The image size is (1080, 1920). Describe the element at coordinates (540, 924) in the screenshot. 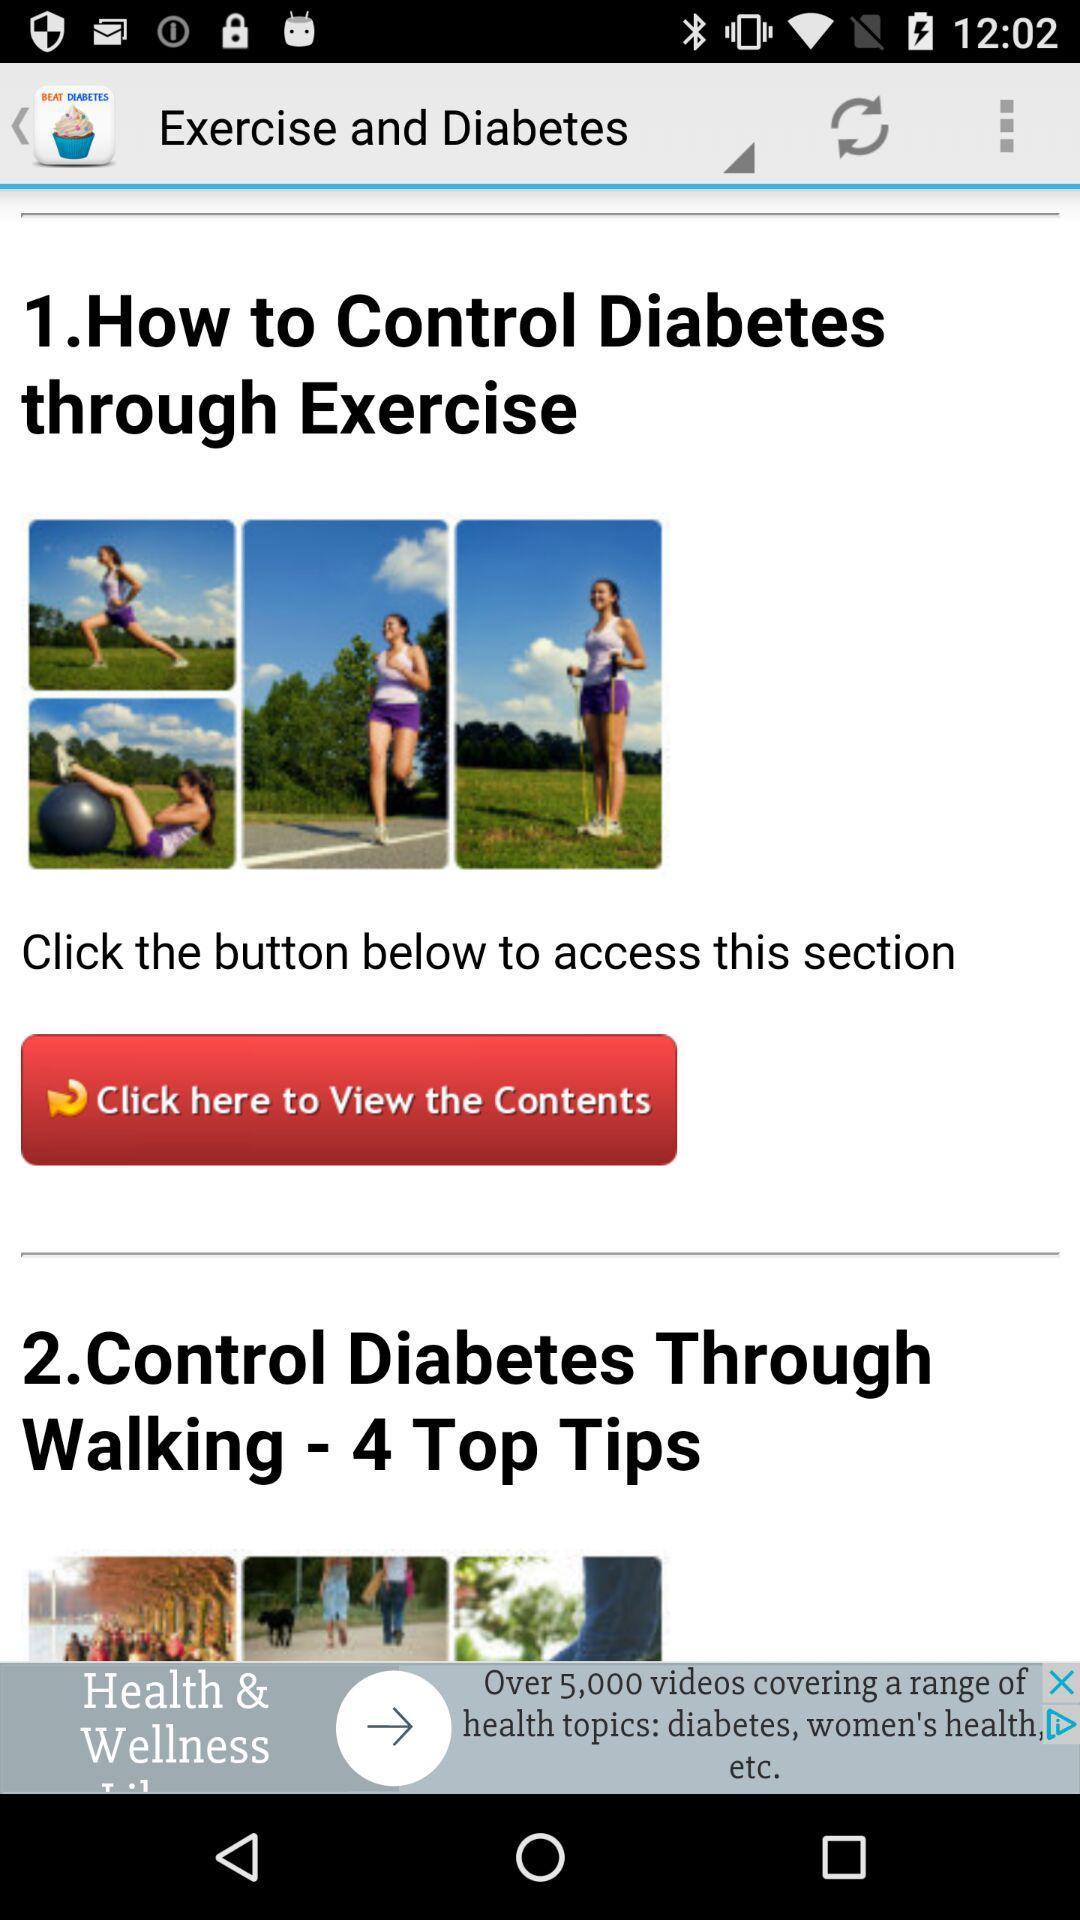

I see `advertisement page` at that location.